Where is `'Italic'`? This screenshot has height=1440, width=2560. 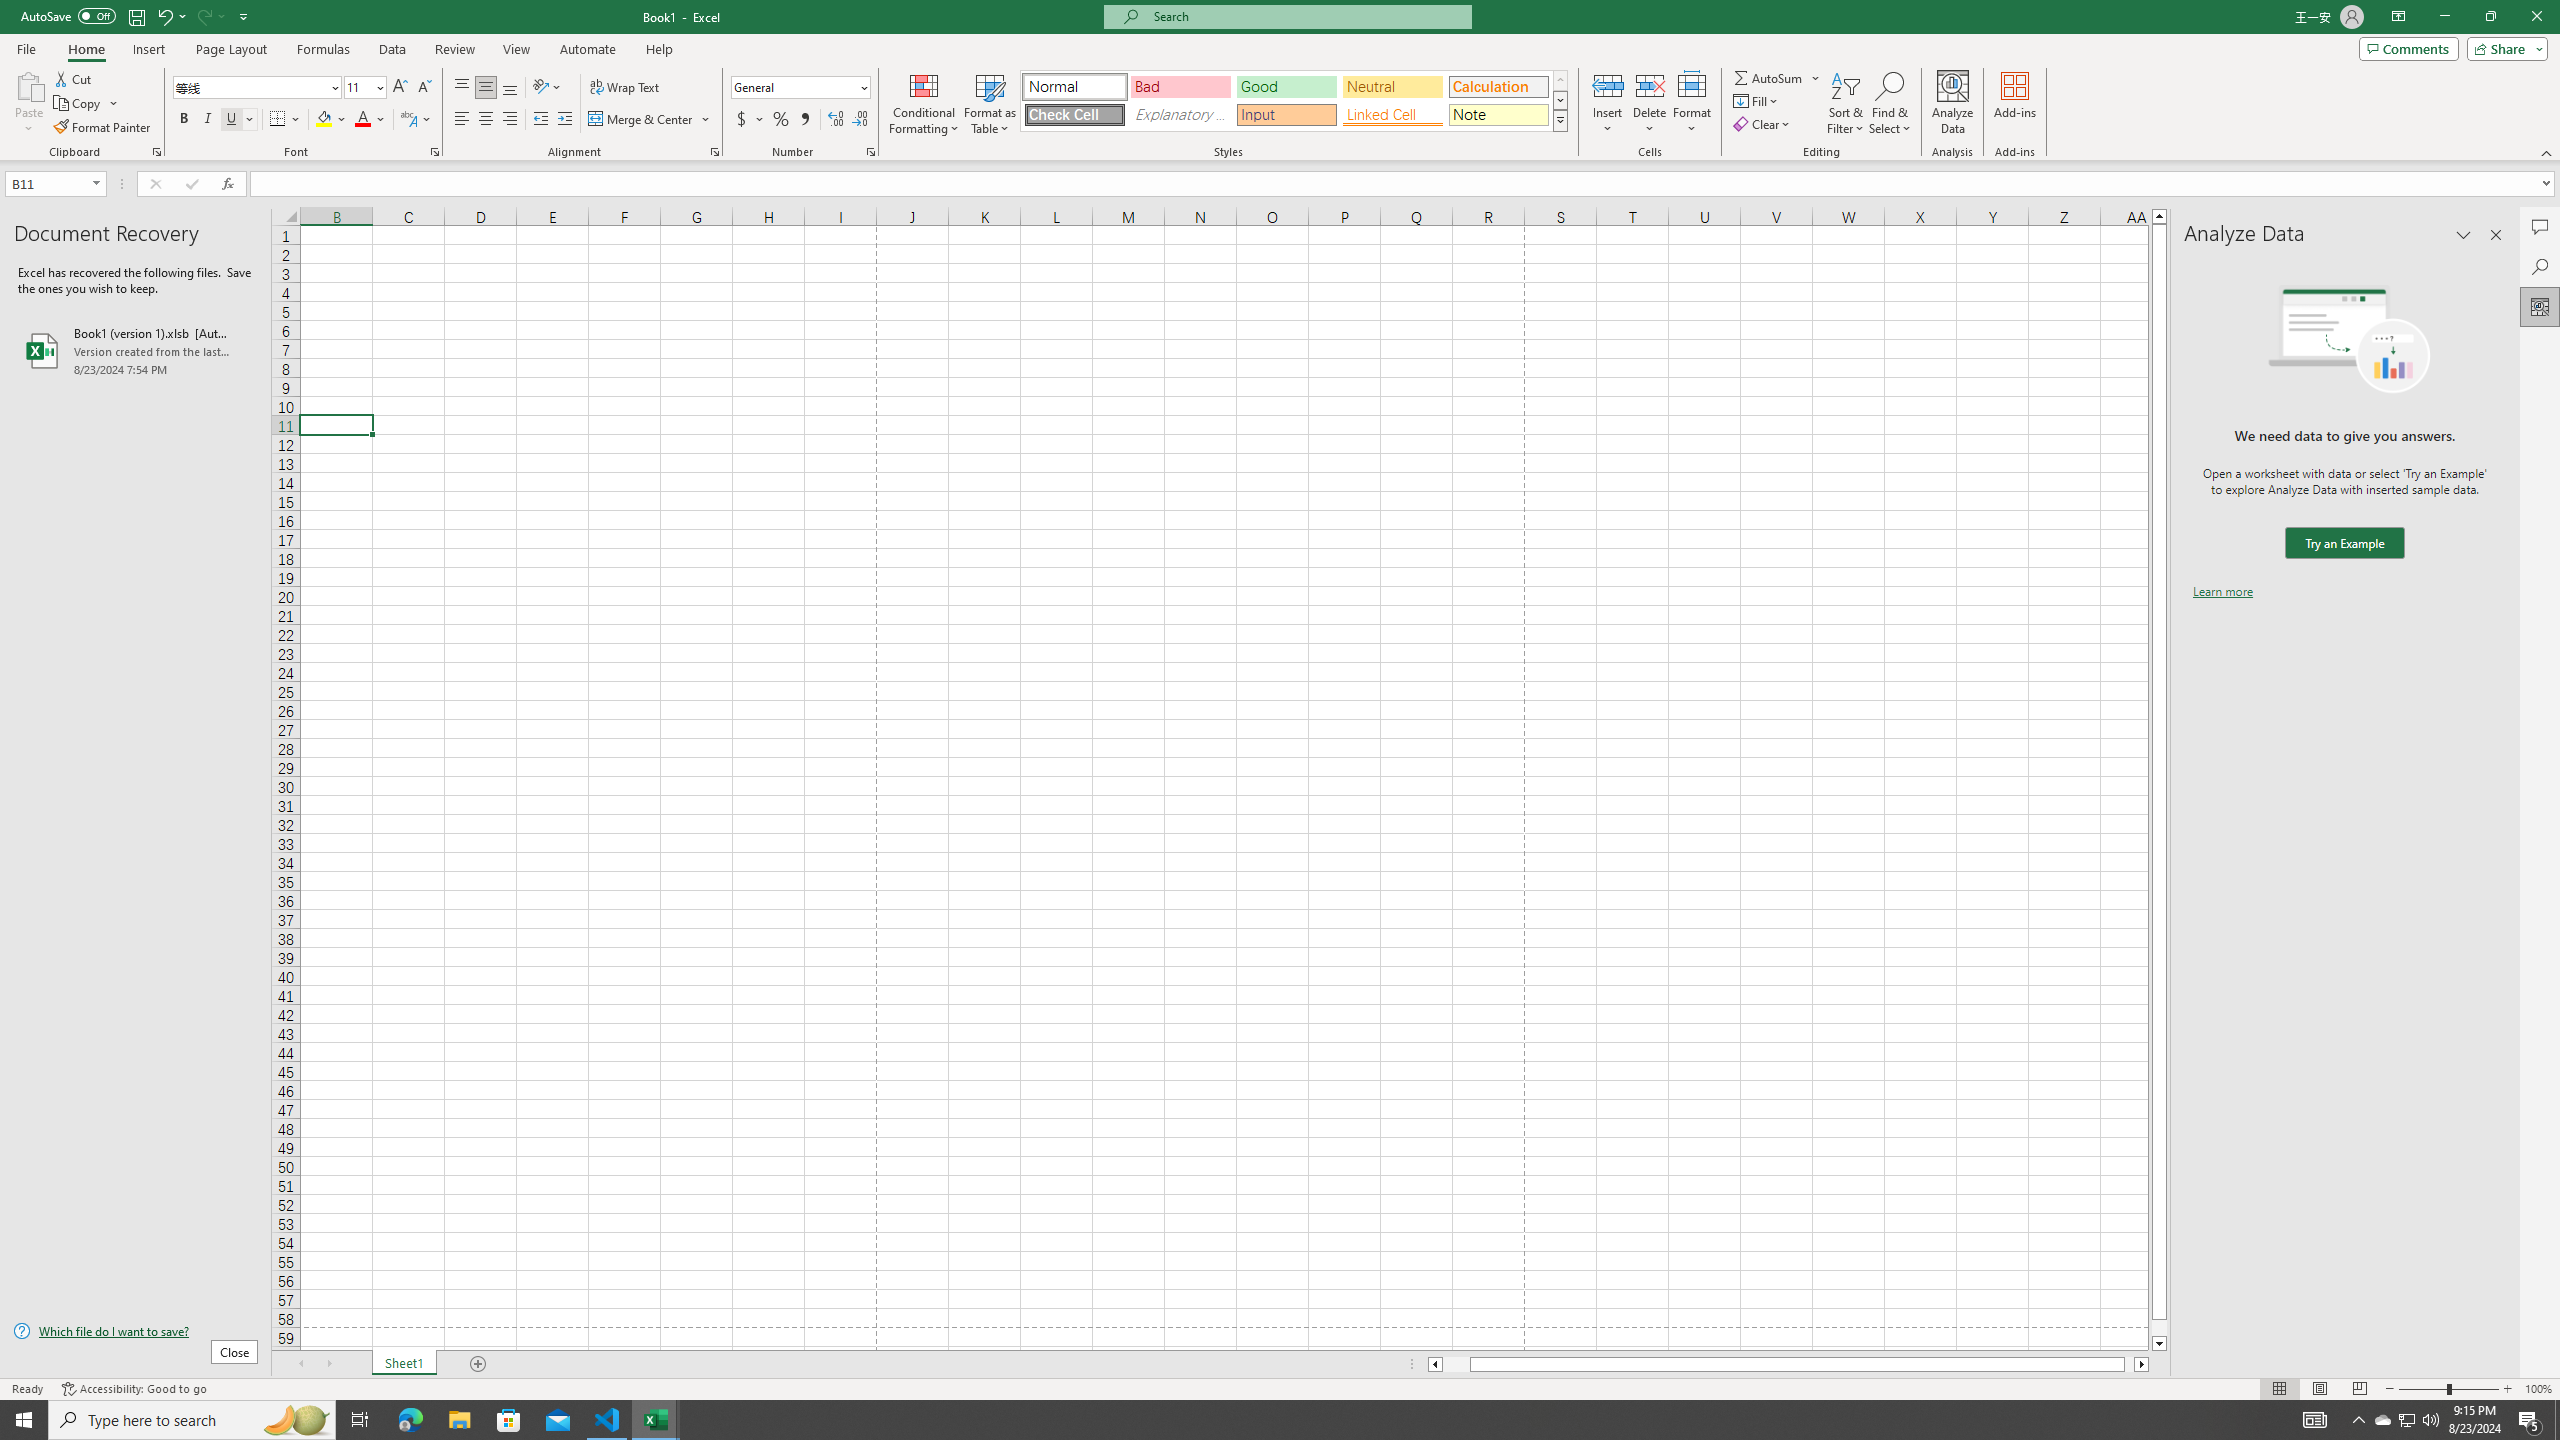
'Italic' is located at coordinates (207, 118).